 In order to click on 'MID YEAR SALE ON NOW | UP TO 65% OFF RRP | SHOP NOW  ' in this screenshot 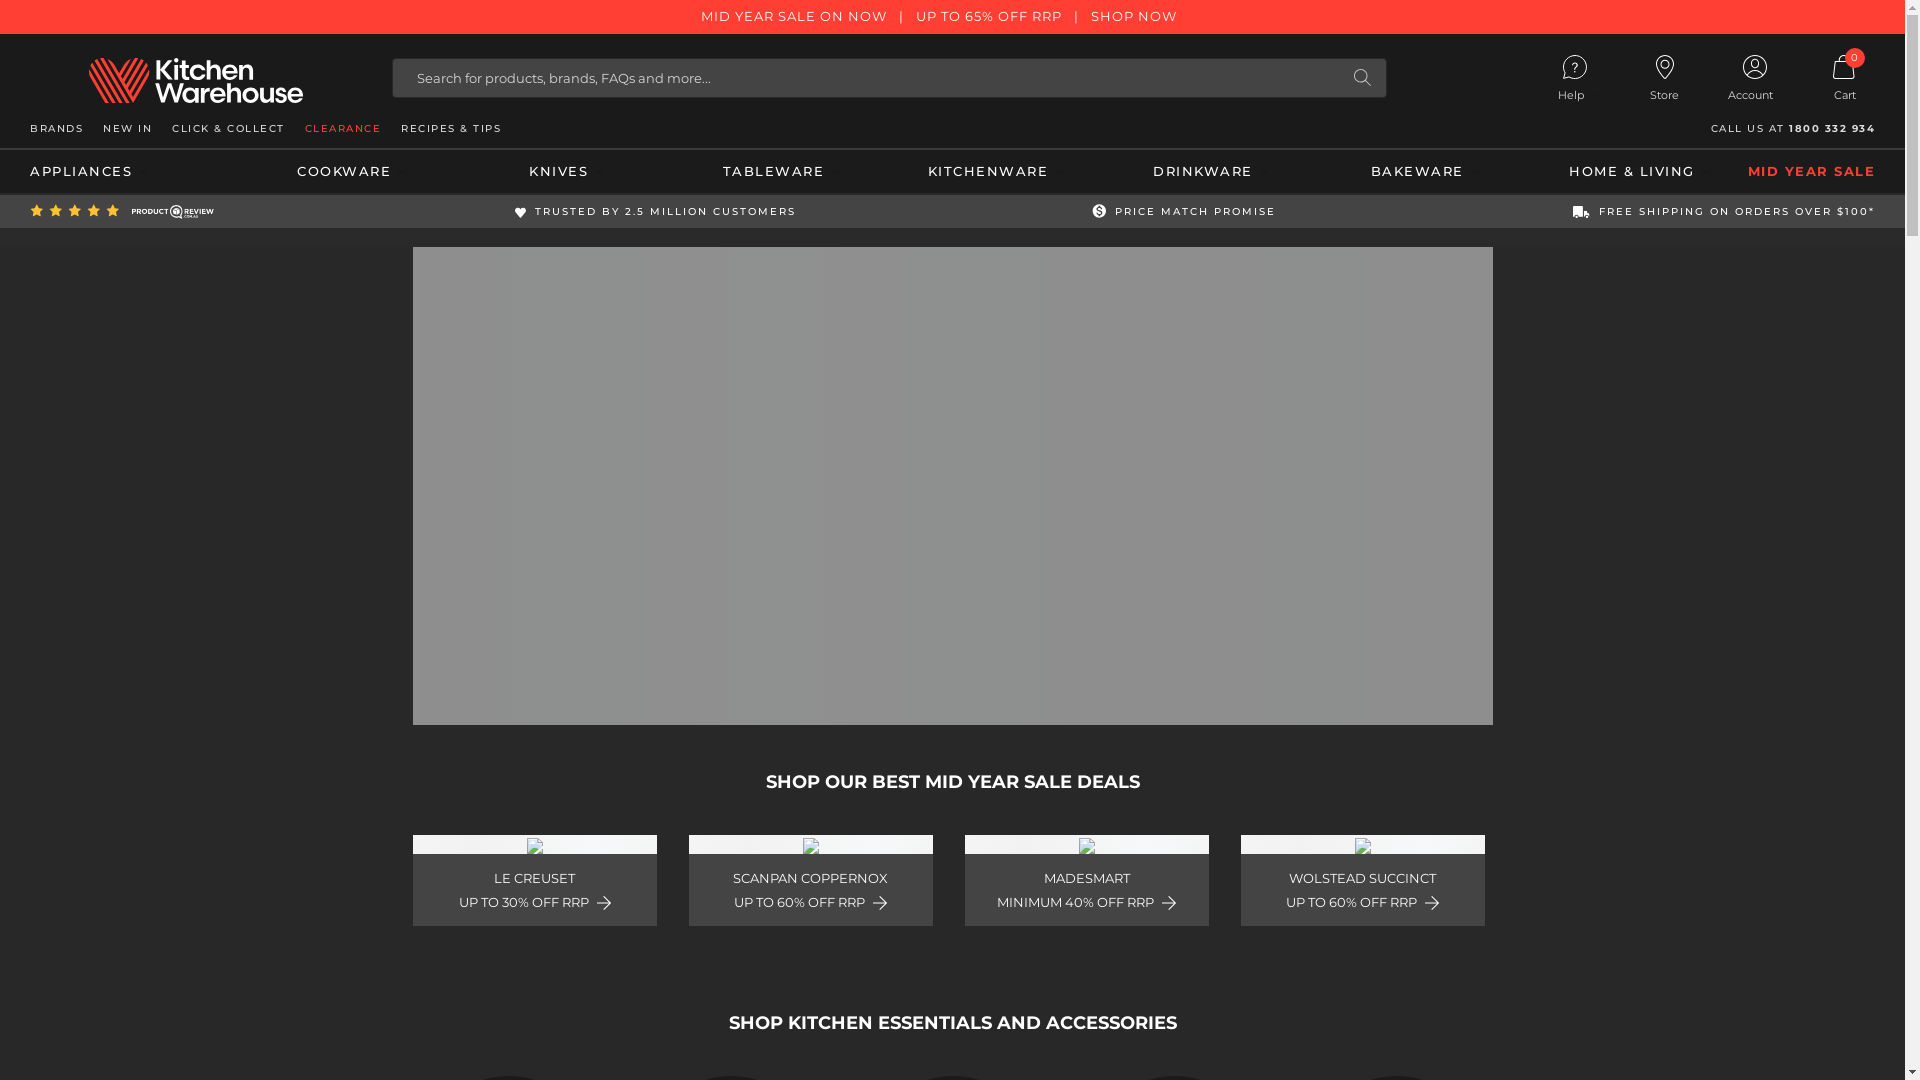, I will do `click(951, 16)`.